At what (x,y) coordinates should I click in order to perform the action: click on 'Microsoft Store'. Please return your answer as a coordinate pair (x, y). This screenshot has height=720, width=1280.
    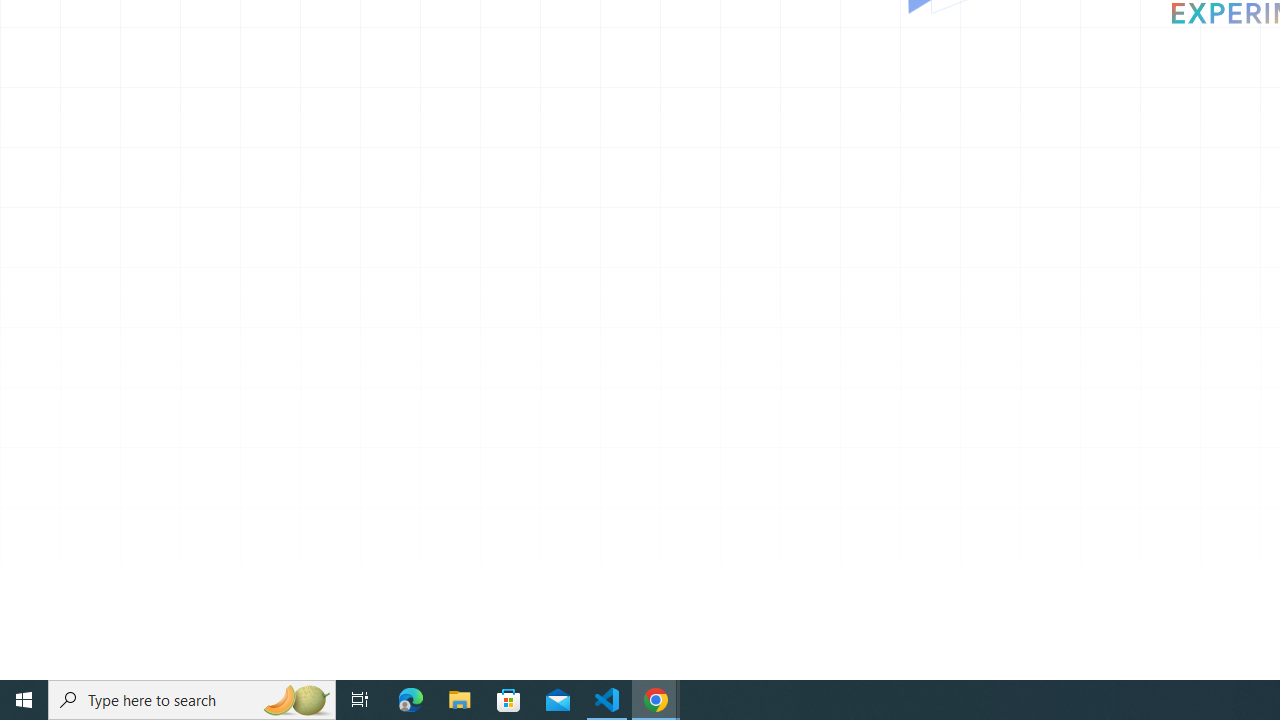
    Looking at the image, I should click on (509, 698).